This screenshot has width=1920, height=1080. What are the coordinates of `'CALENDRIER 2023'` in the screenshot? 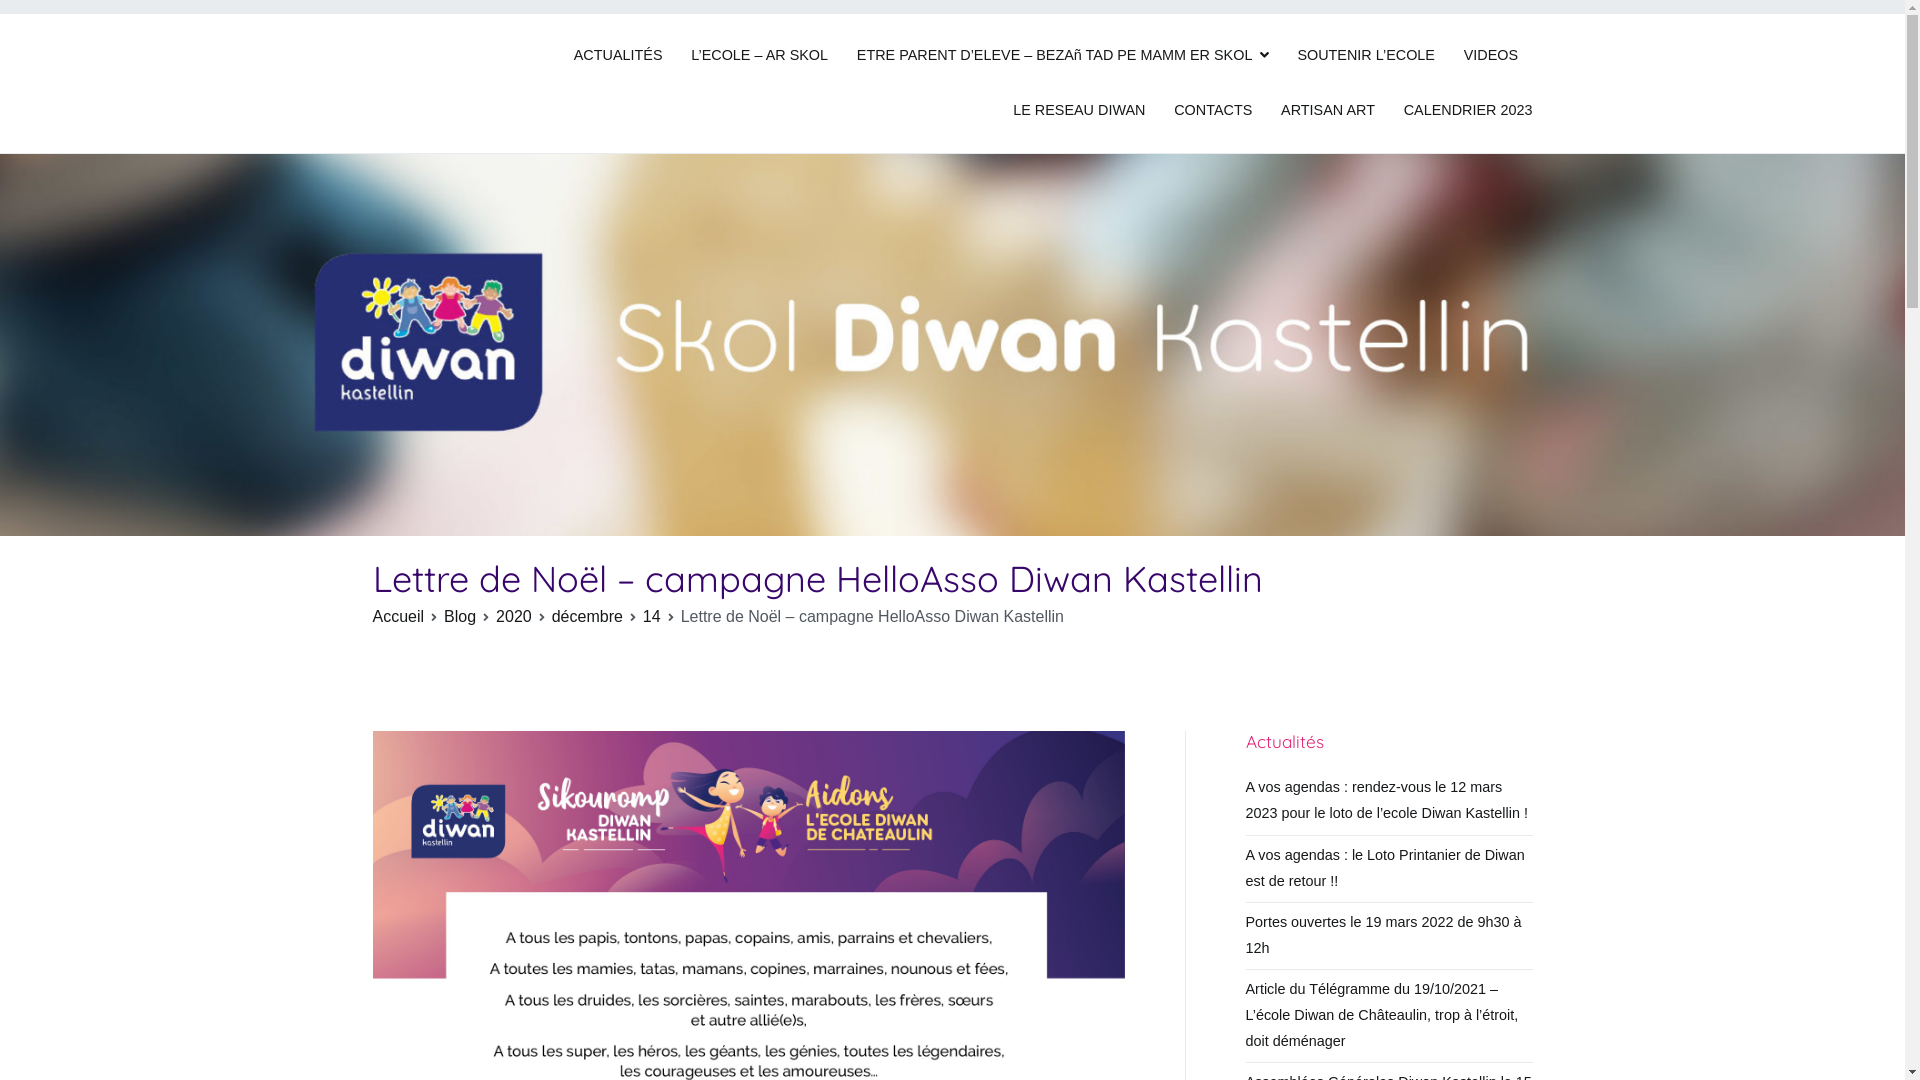 It's located at (1402, 111).